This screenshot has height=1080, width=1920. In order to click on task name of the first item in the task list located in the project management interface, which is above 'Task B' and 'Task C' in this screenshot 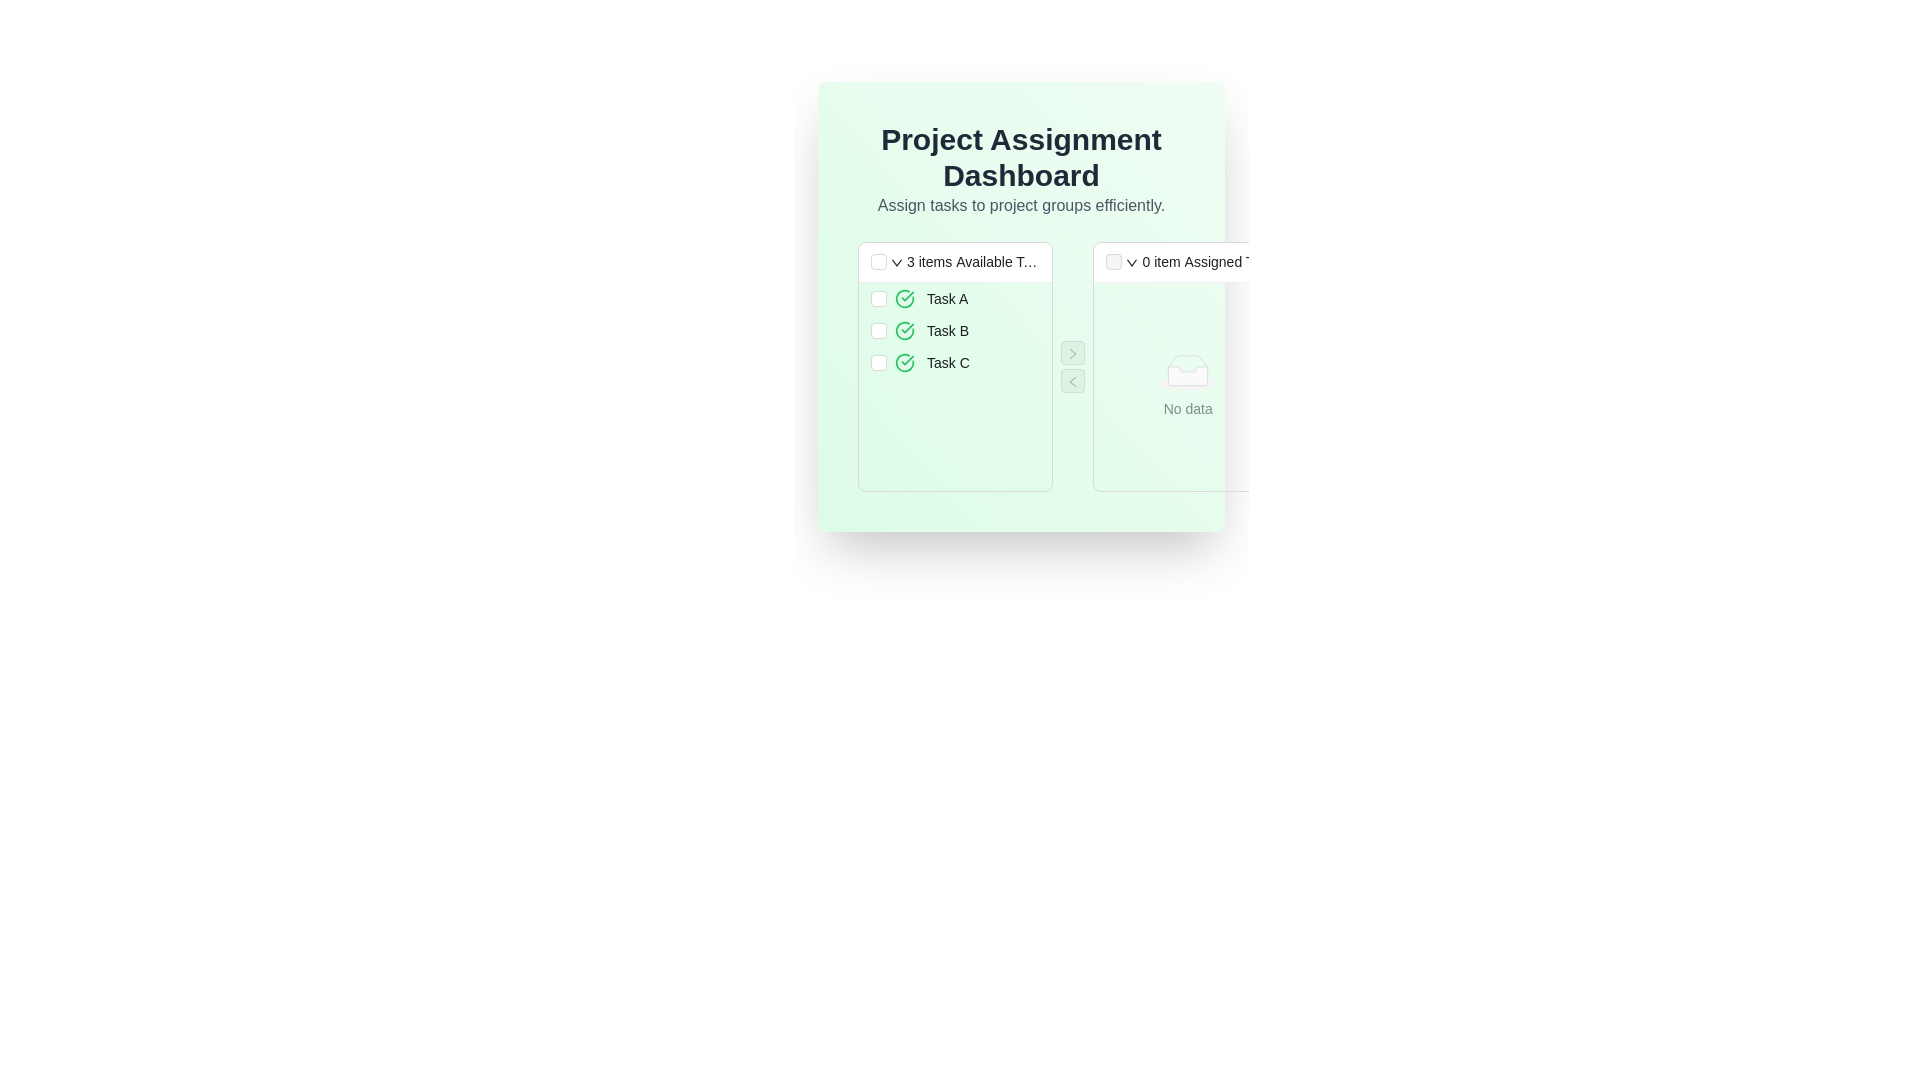, I will do `click(954, 299)`.